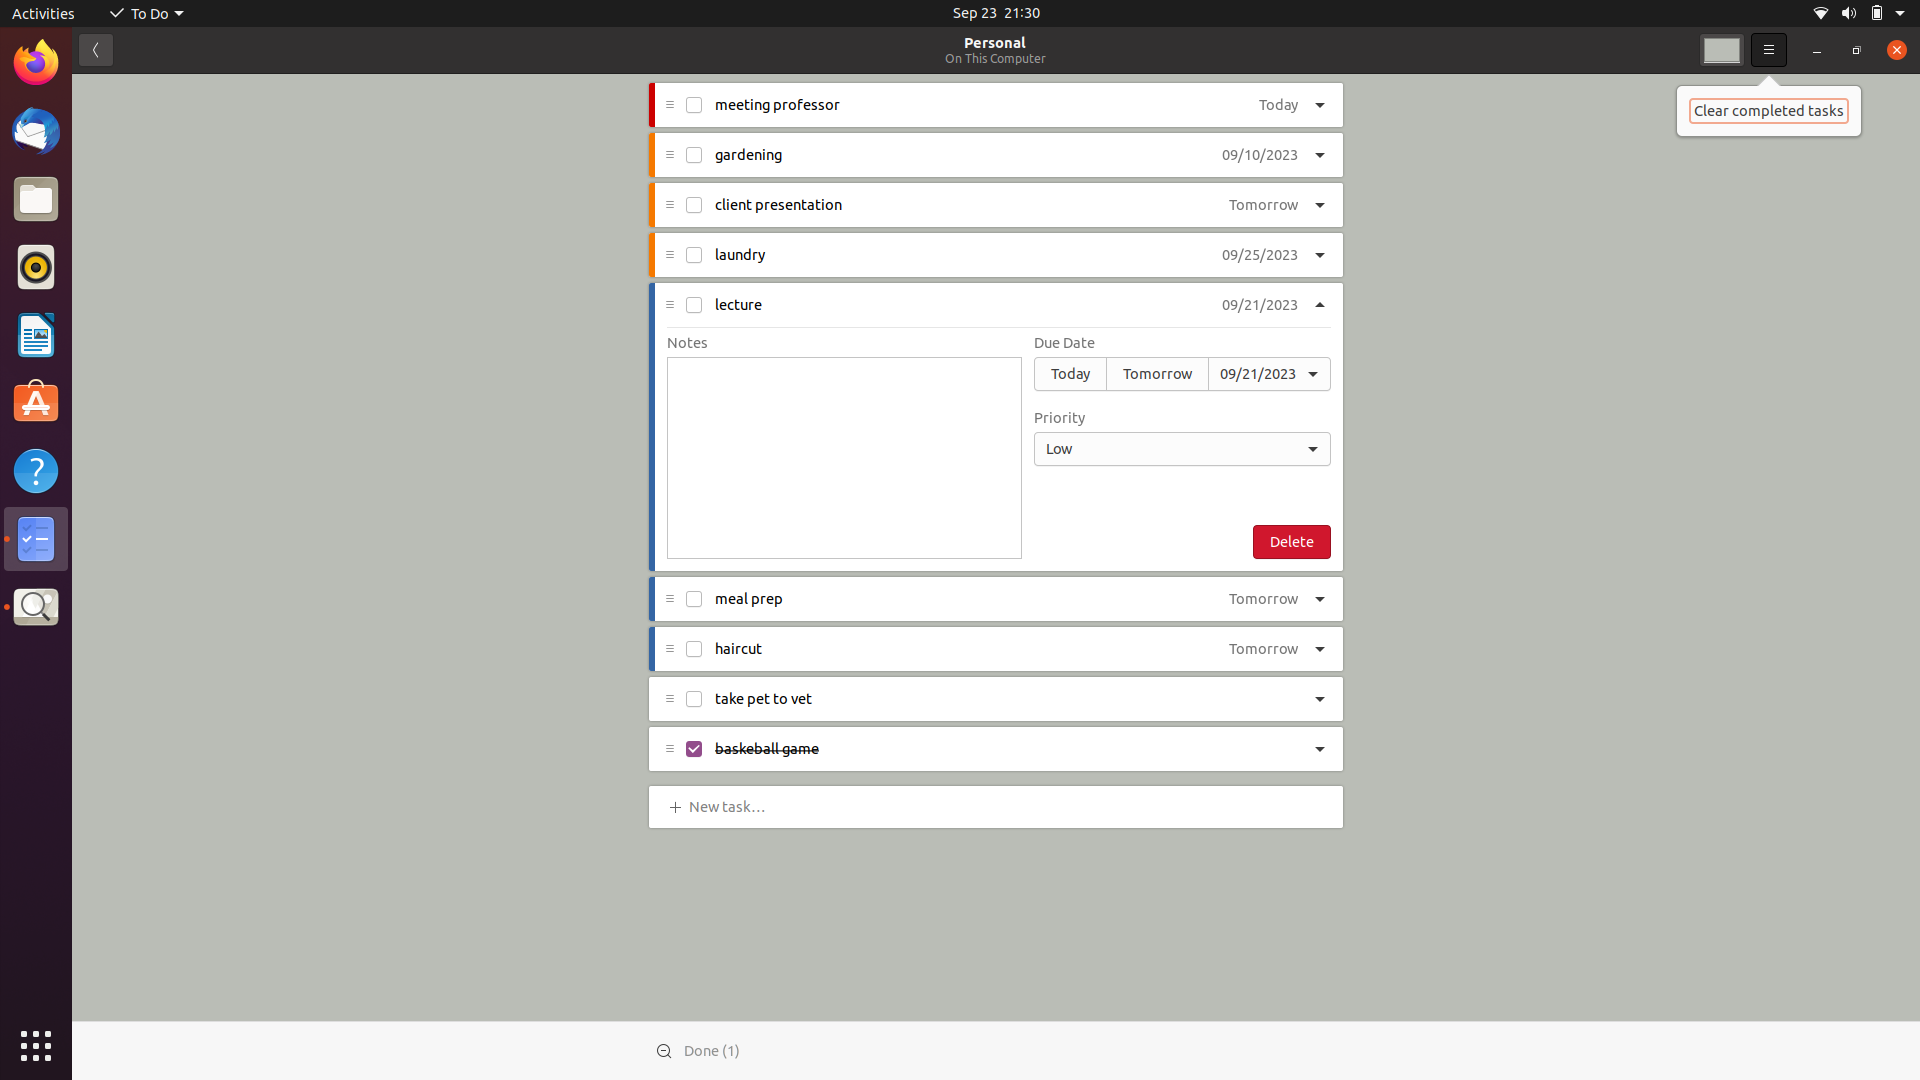  I want to click on Confirm the gardening task as done, so click(694, 154).